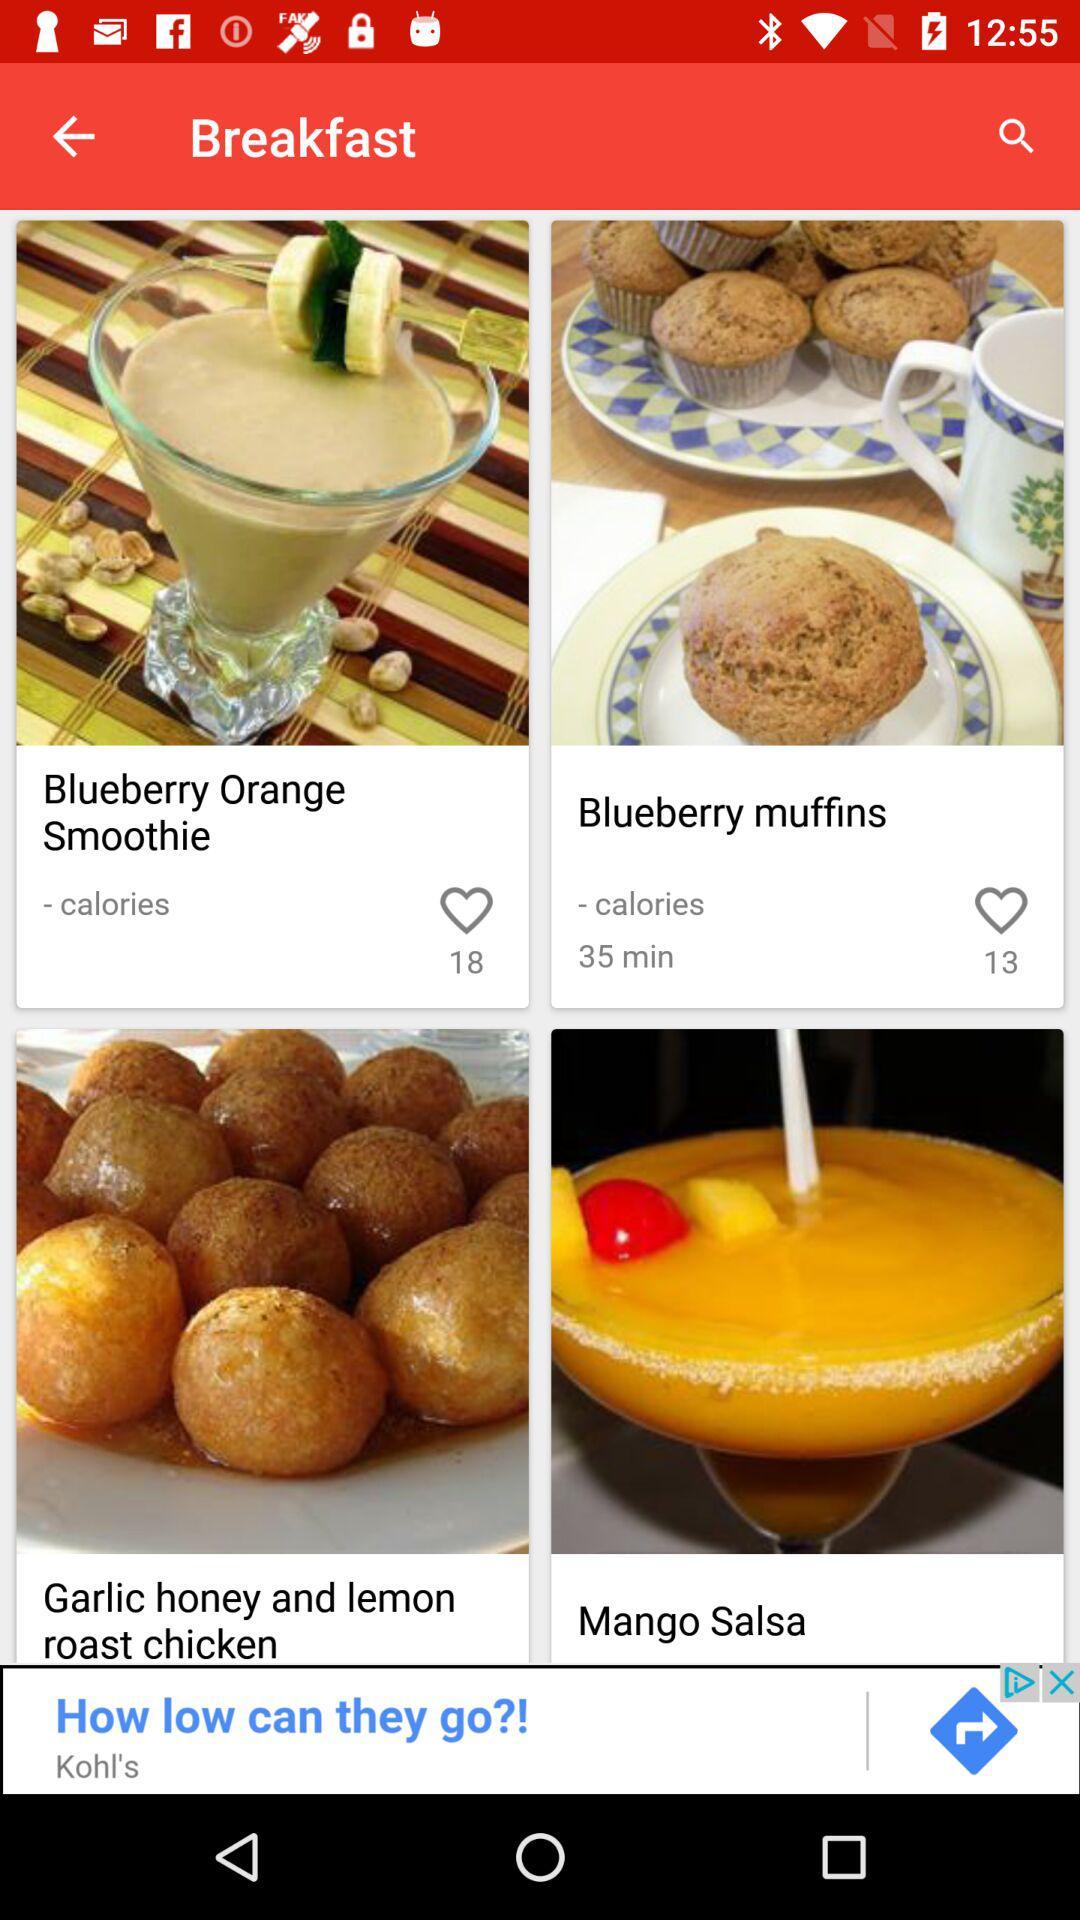  I want to click on open advertisement, so click(540, 1727).